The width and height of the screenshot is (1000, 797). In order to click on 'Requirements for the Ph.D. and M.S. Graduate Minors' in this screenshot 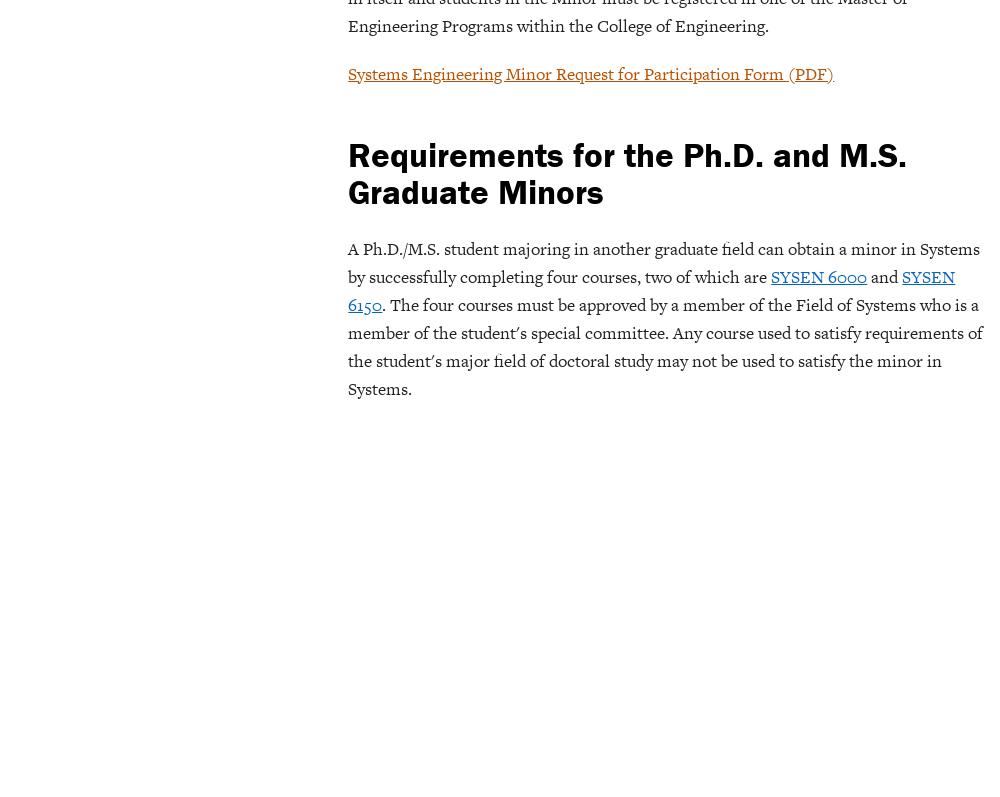, I will do `click(627, 172)`.